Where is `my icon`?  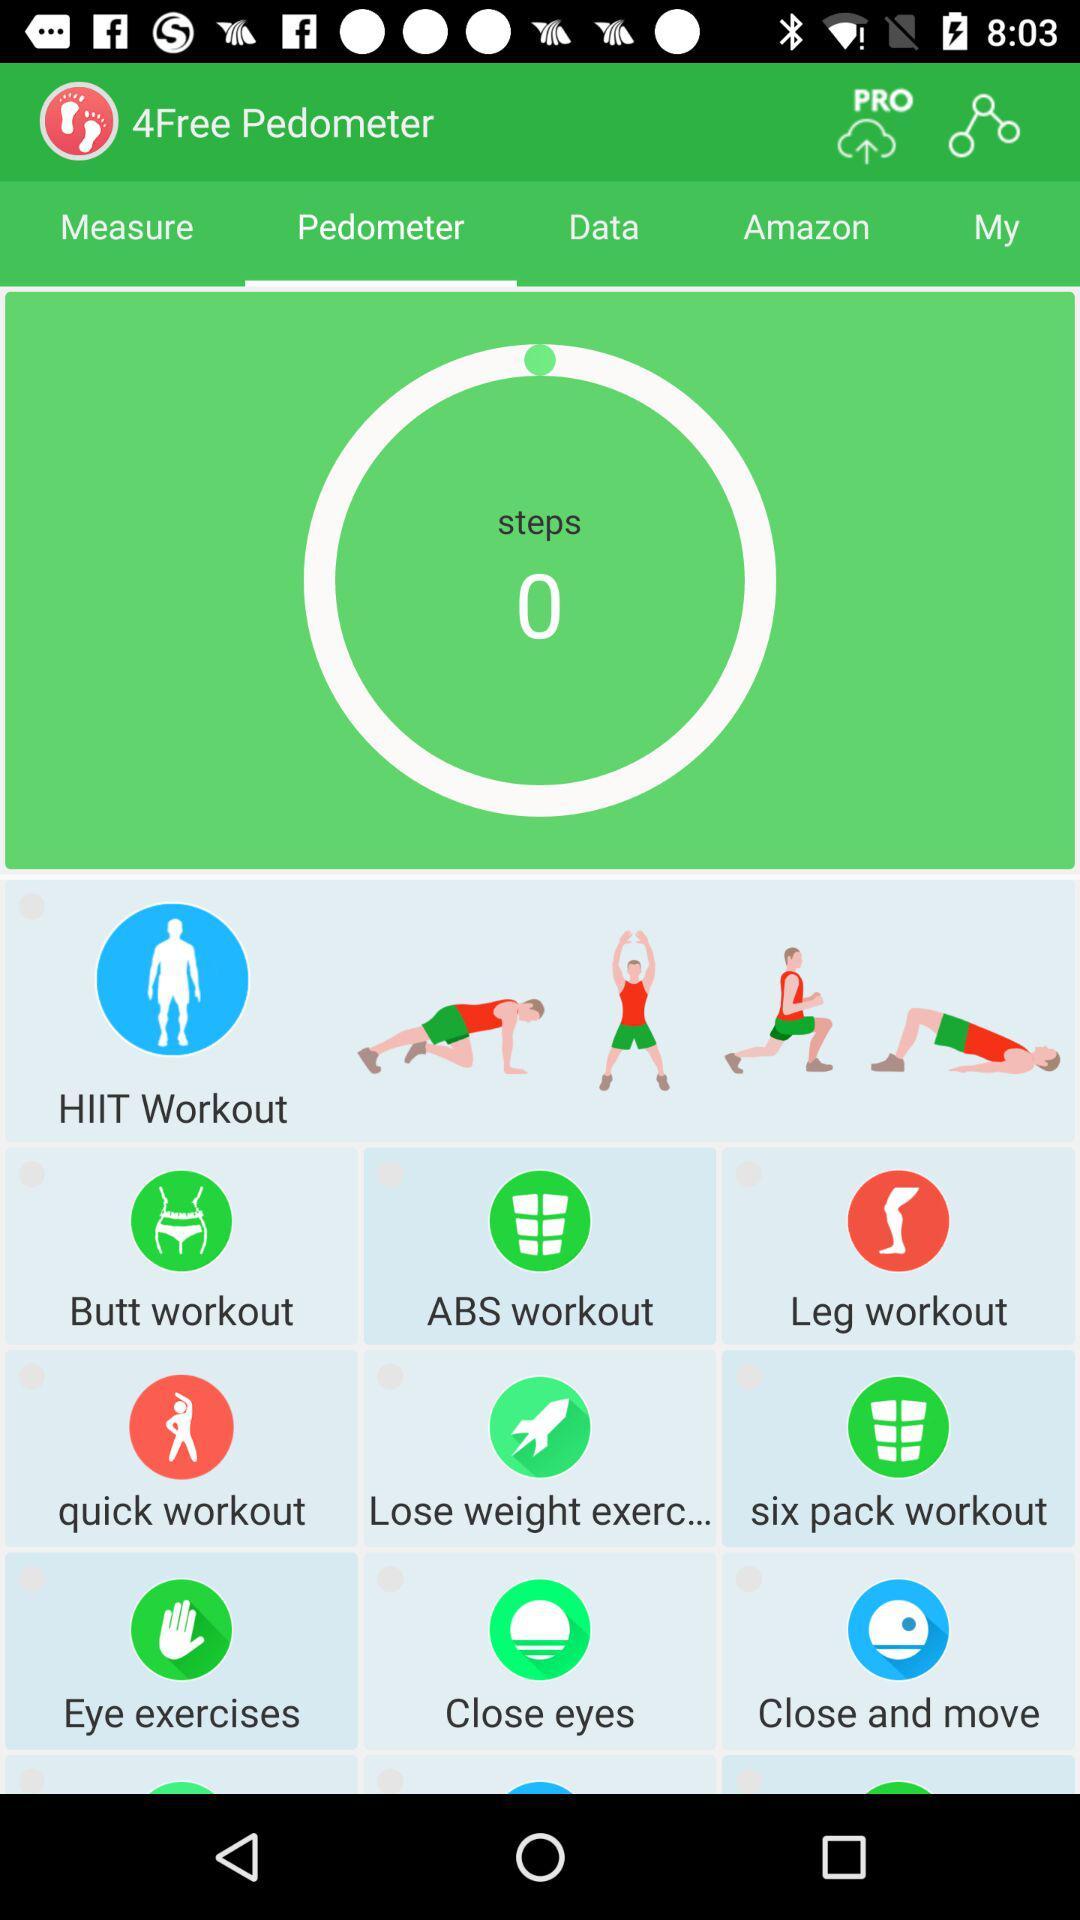 my icon is located at coordinates (996, 243).